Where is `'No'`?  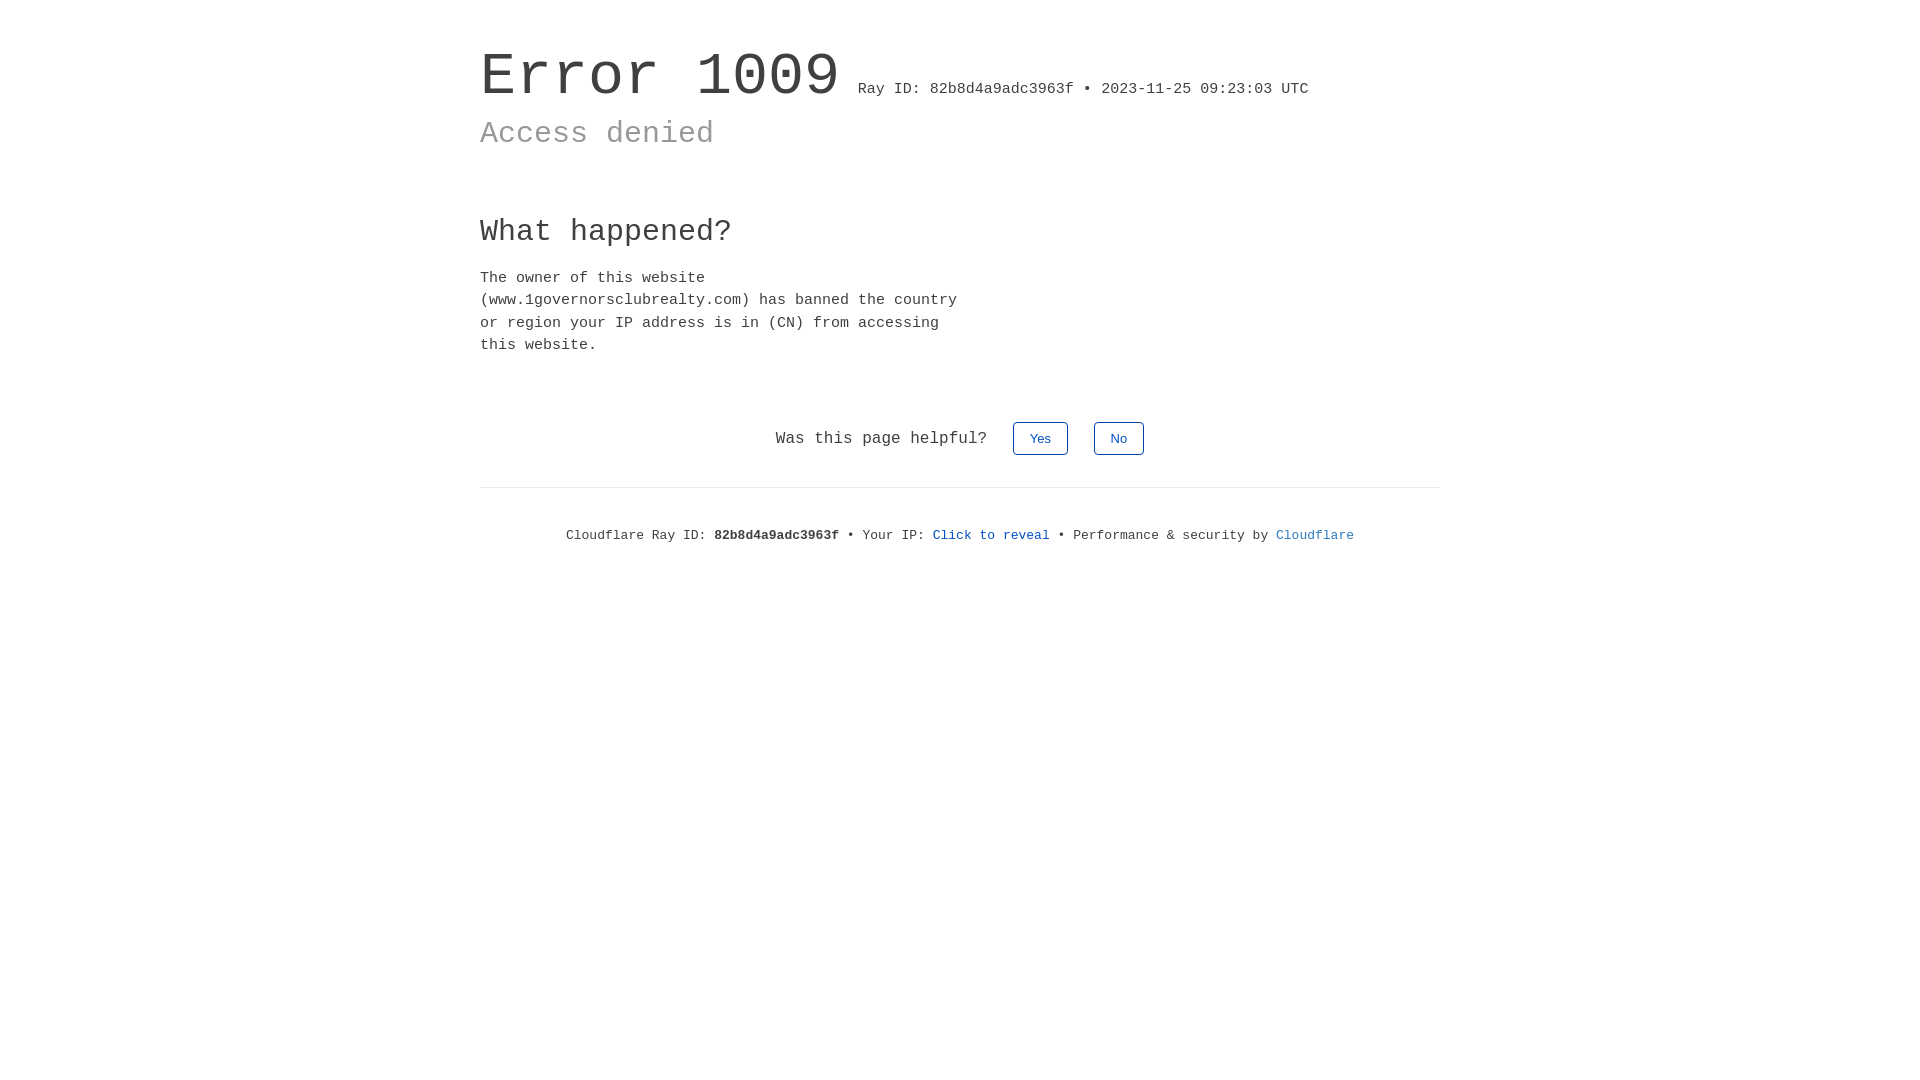
'No' is located at coordinates (1118, 437).